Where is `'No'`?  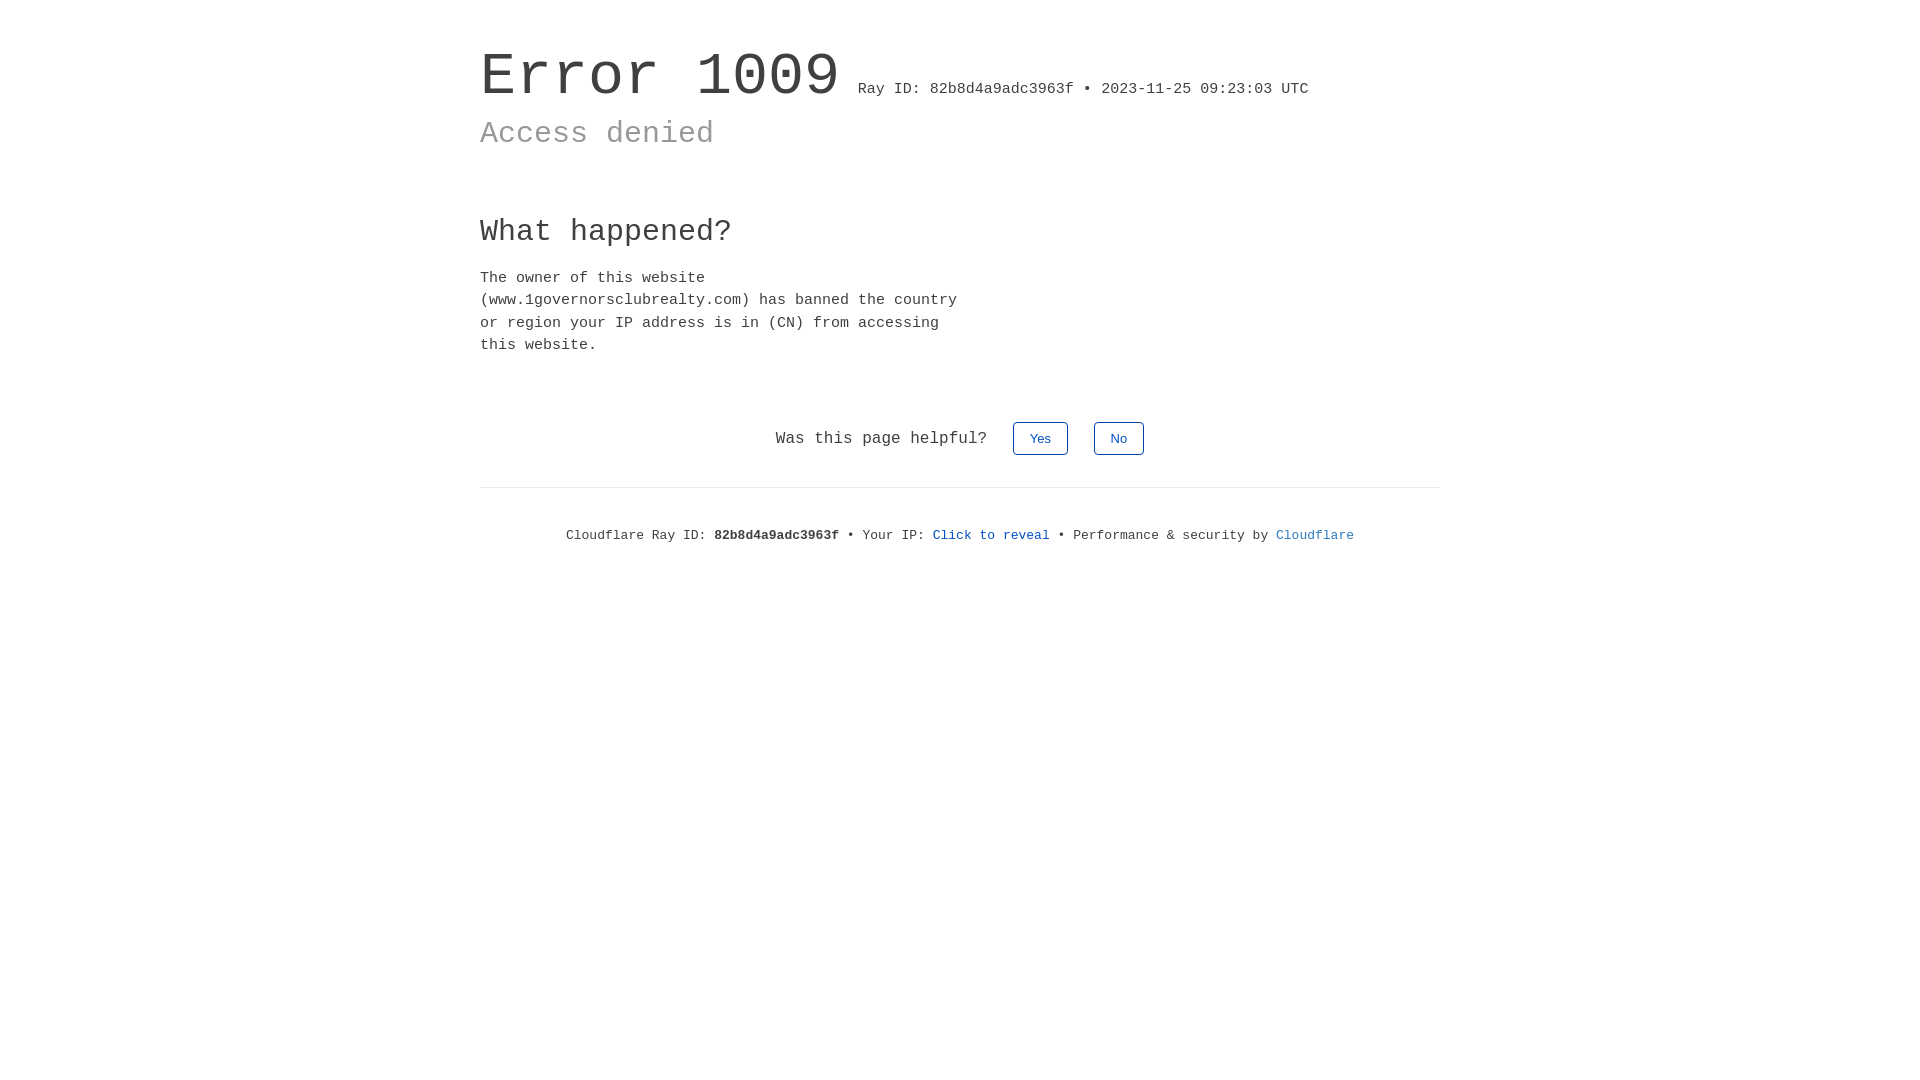
'No' is located at coordinates (1118, 437).